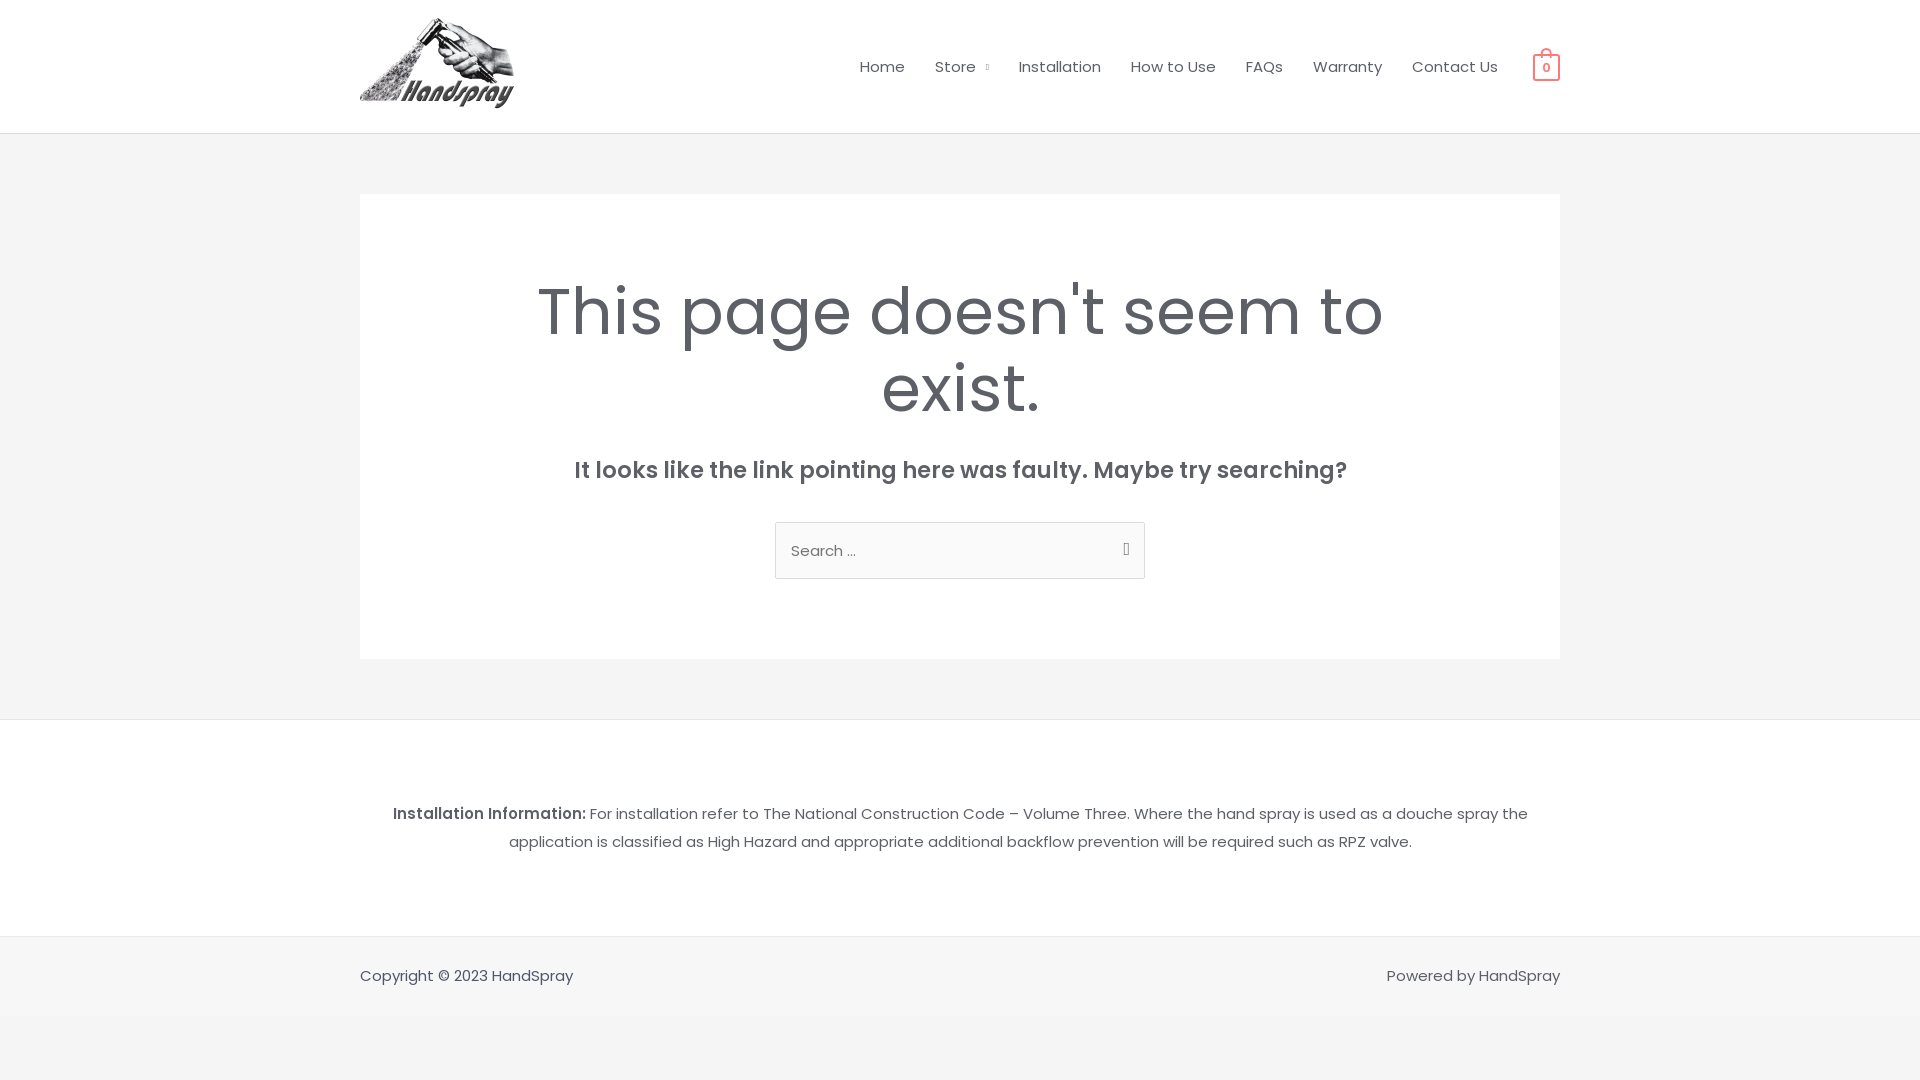 Image resolution: width=1920 pixels, height=1080 pixels. Describe the element at coordinates (1454, 65) in the screenshot. I see `'Contact Us'` at that location.